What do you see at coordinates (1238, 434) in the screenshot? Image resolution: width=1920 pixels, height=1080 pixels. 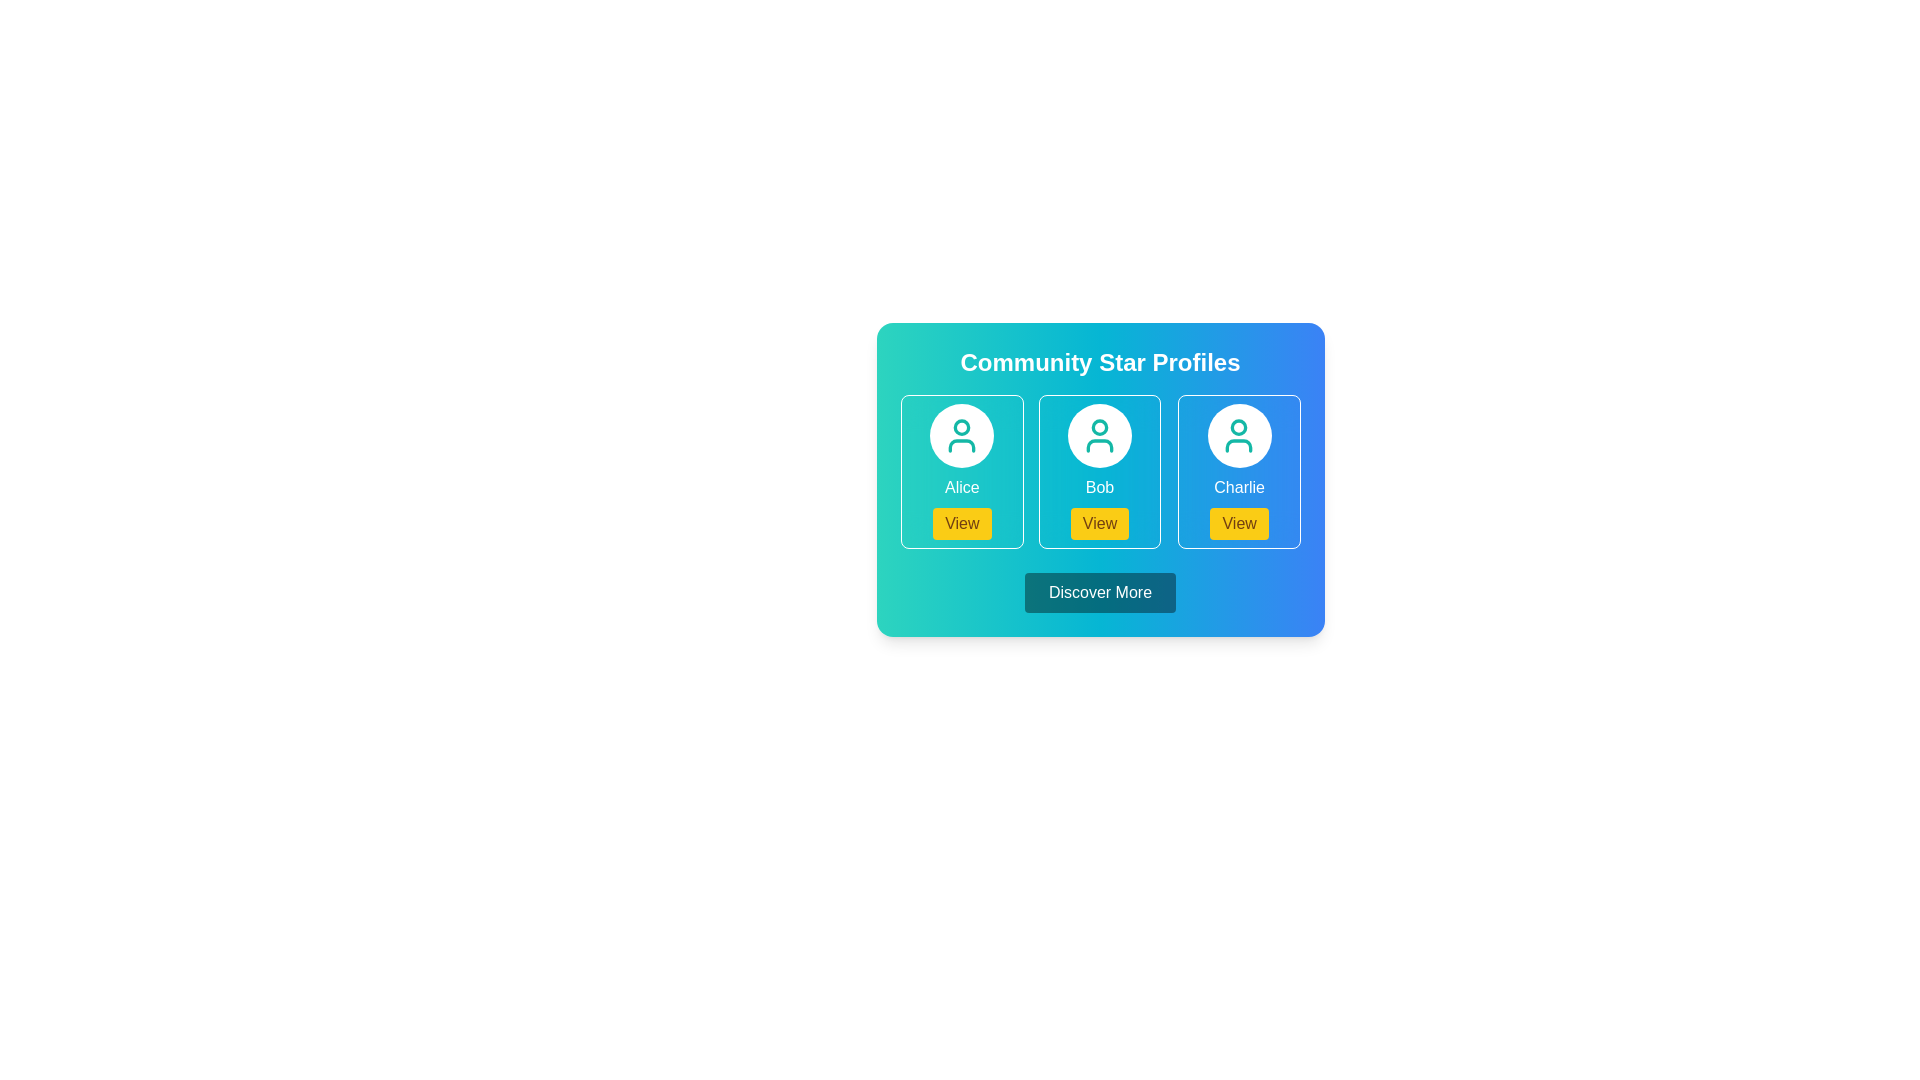 I see `Charlie's profile icon, which is the third profile icon in the row of three within the 'Community Star Profiles' section` at bounding box center [1238, 434].